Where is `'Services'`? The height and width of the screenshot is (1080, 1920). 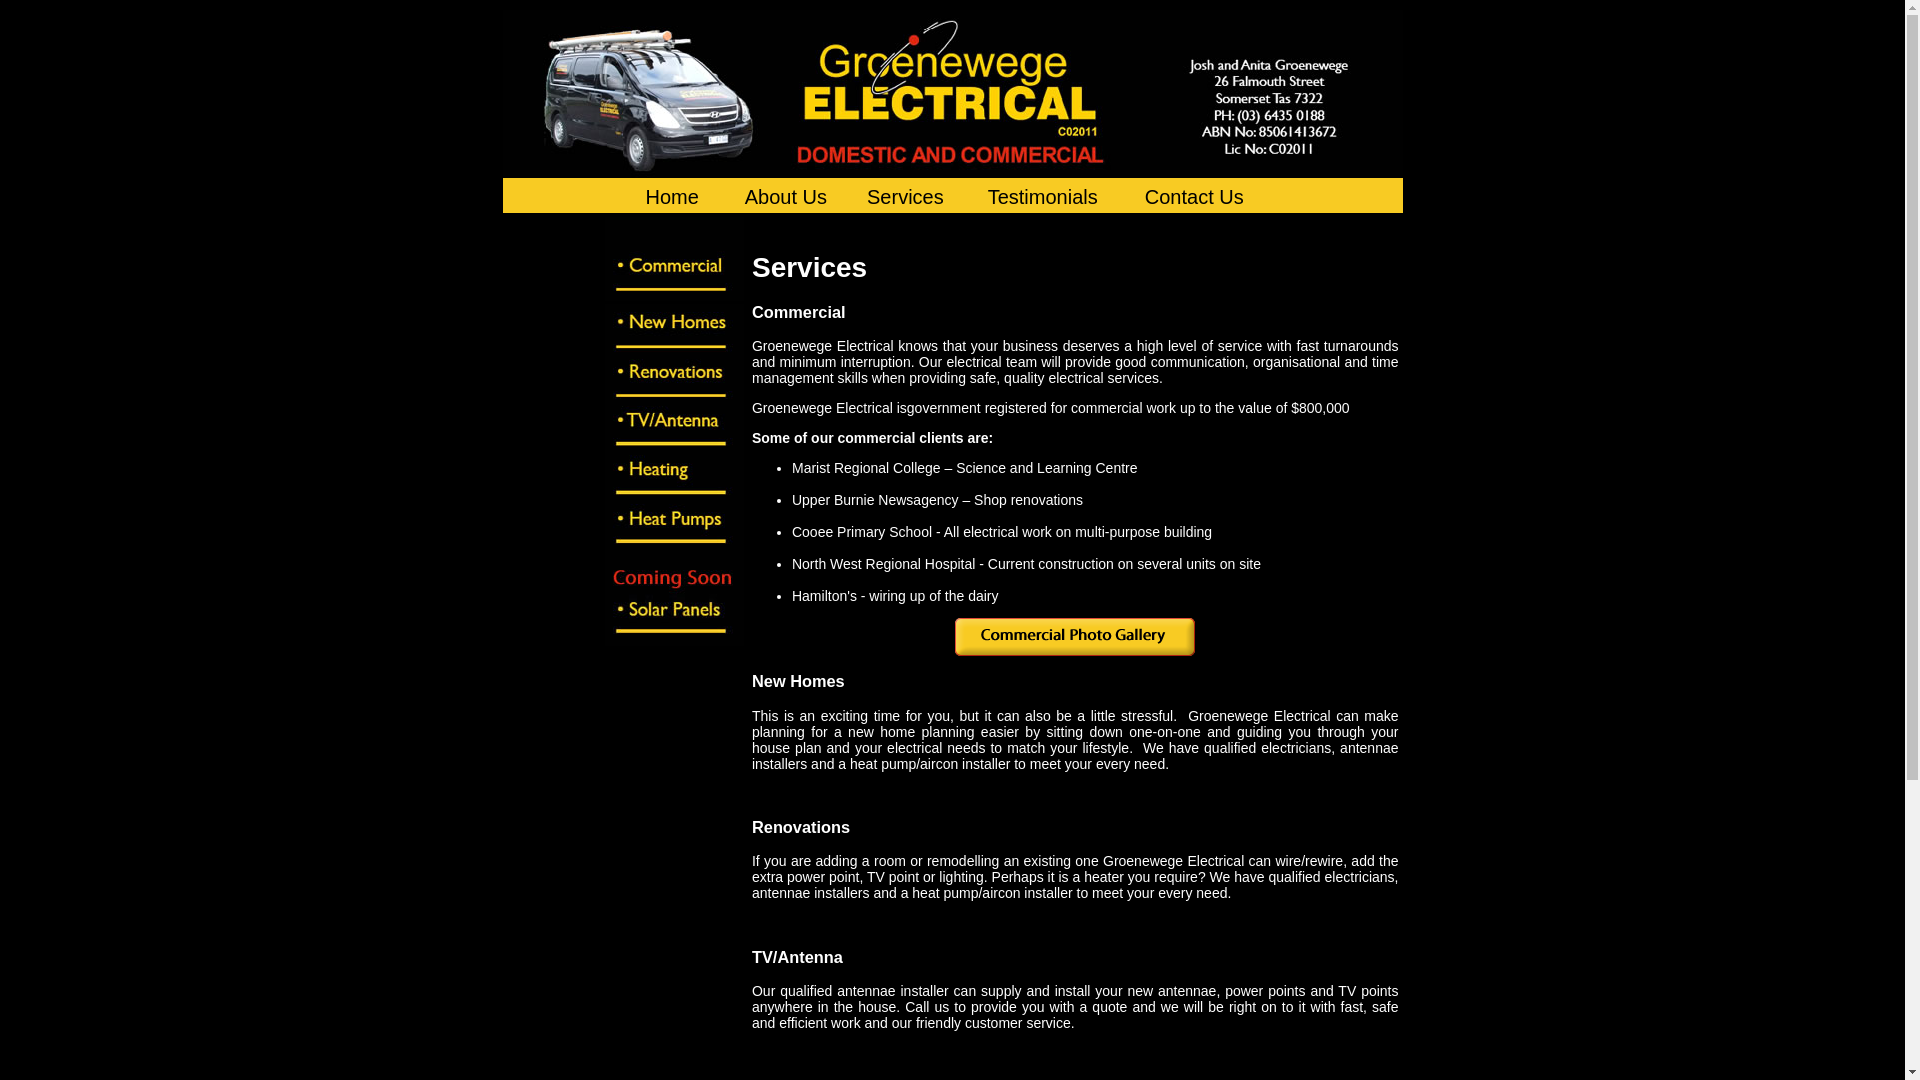 'Services' is located at coordinates (867, 196).